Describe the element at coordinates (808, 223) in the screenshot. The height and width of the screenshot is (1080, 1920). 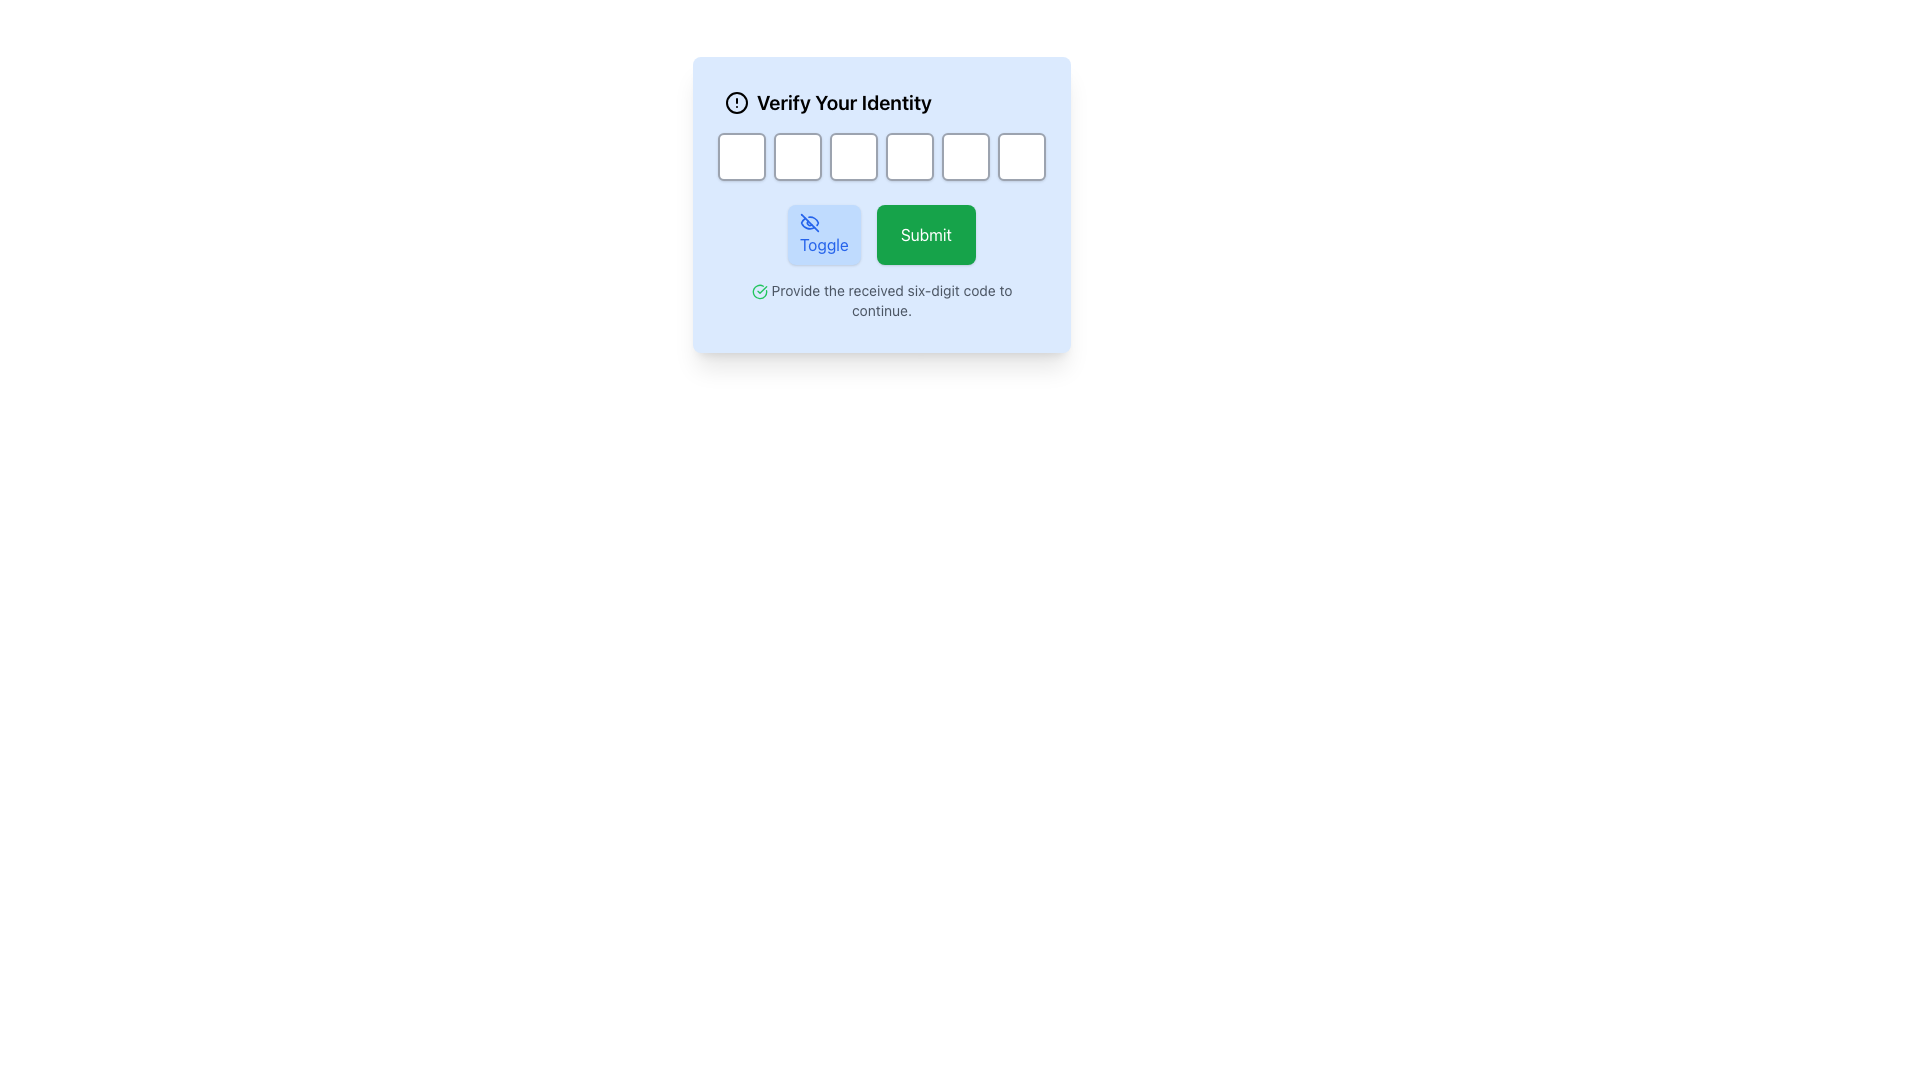
I see `the 'eye off' icon in the 'Verify Your Identity' box to toggle the visibility of entered characters in the input fields` at that location.